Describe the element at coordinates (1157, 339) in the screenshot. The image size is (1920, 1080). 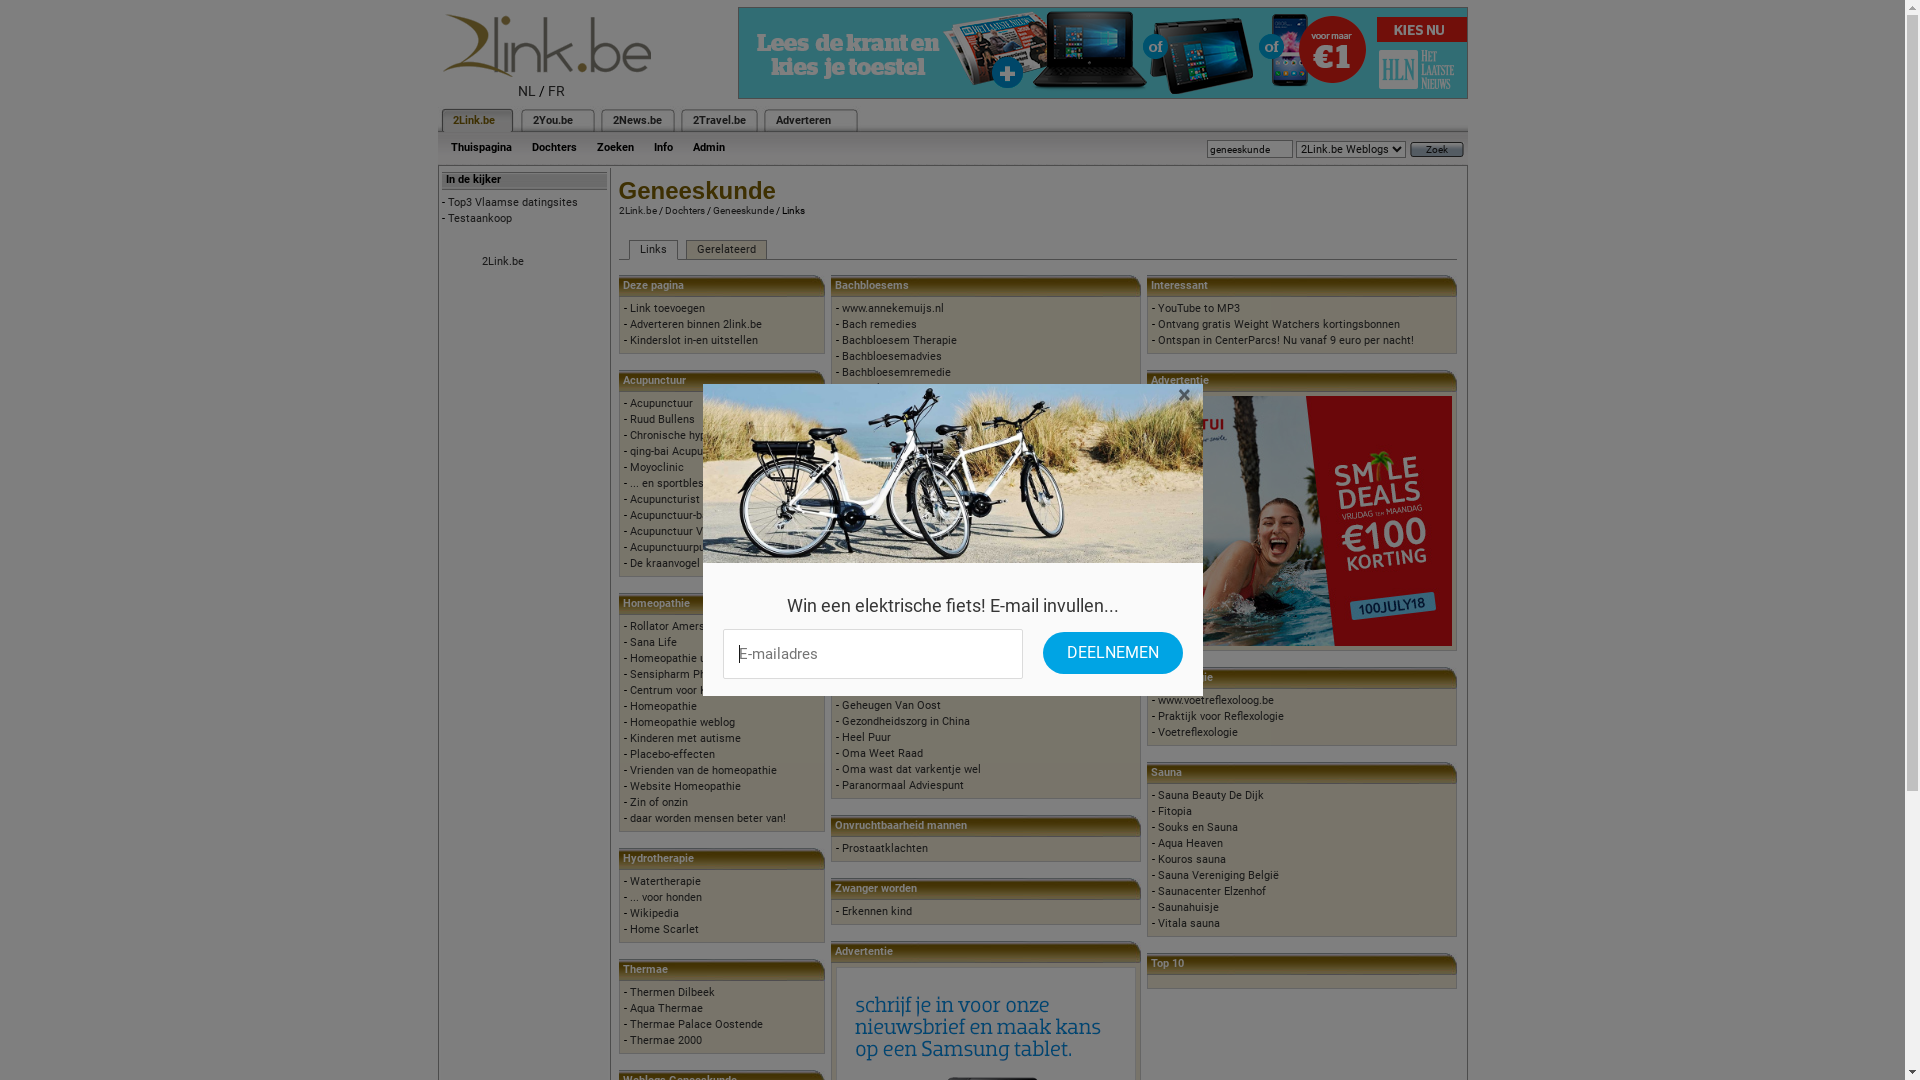
I see `'Ontspan in CenterParcs! Nu vanaf 9 euro per nacht!'` at that location.